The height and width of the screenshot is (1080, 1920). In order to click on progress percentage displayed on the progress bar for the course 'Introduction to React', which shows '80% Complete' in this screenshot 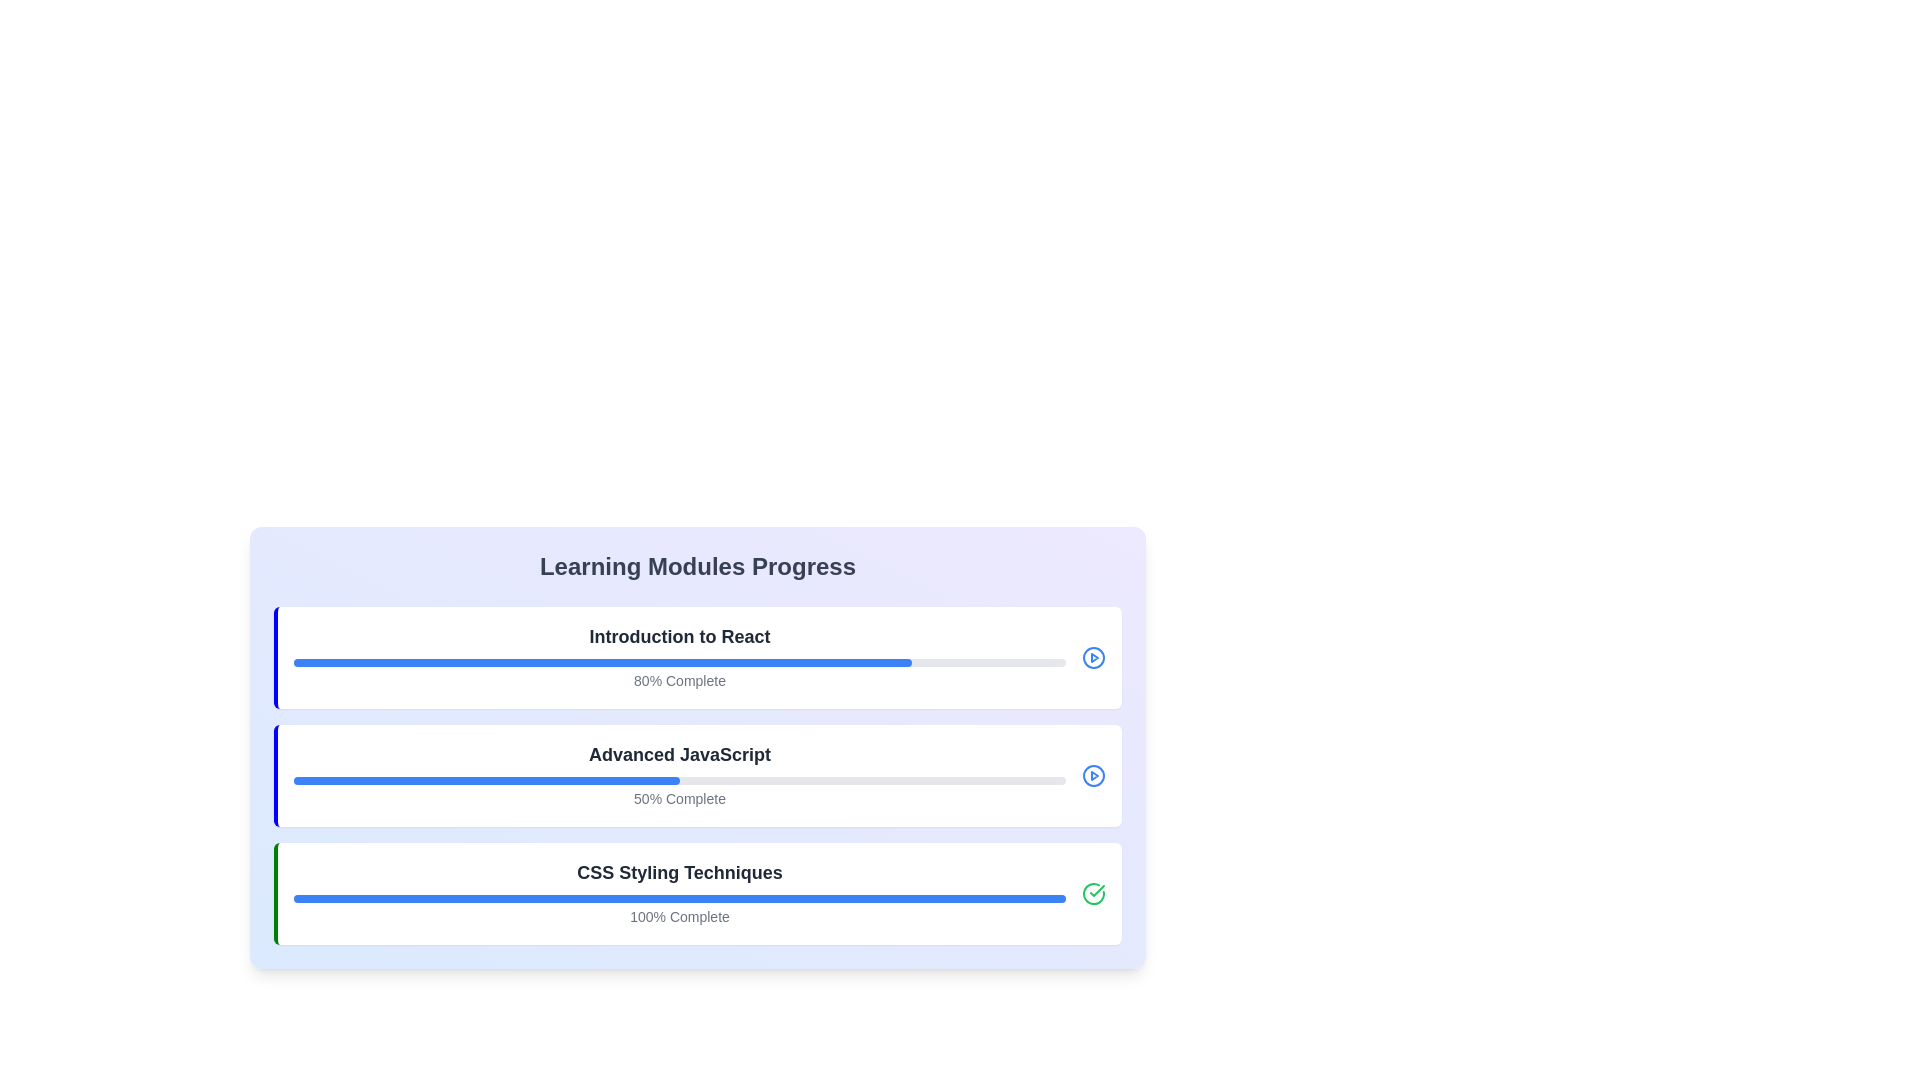, I will do `click(680, 658)`.